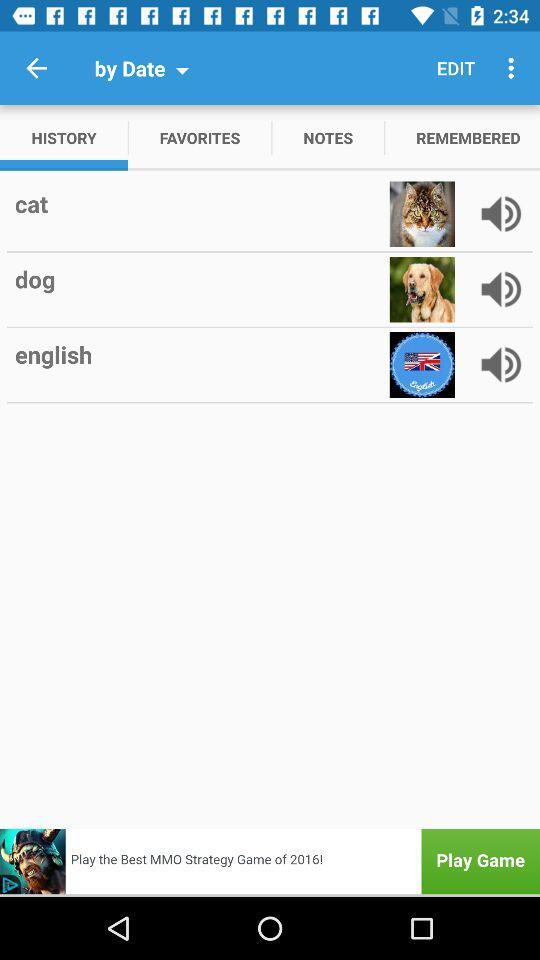 This screenshot has width=540, height=960. Describe the element at coordinates (328, 136) in the screenshot. I see `the app next to the favorites icon` at that location.